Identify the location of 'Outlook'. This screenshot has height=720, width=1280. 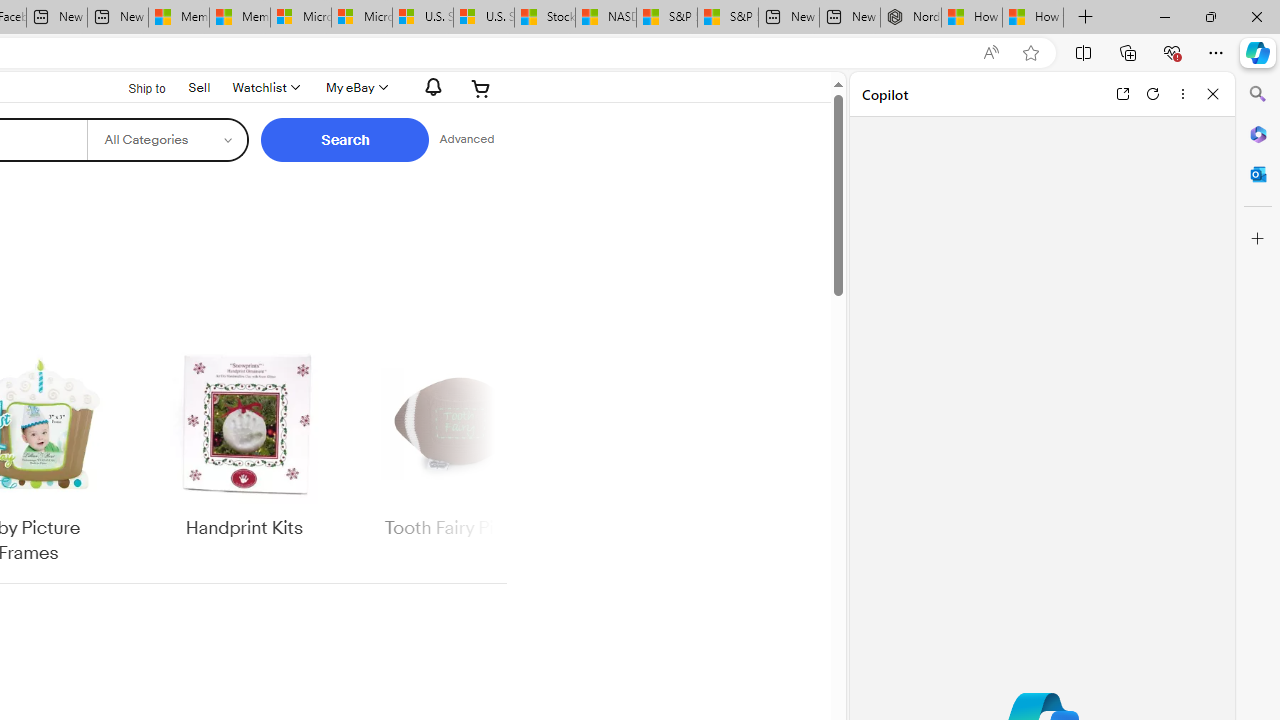
(1257, 173).